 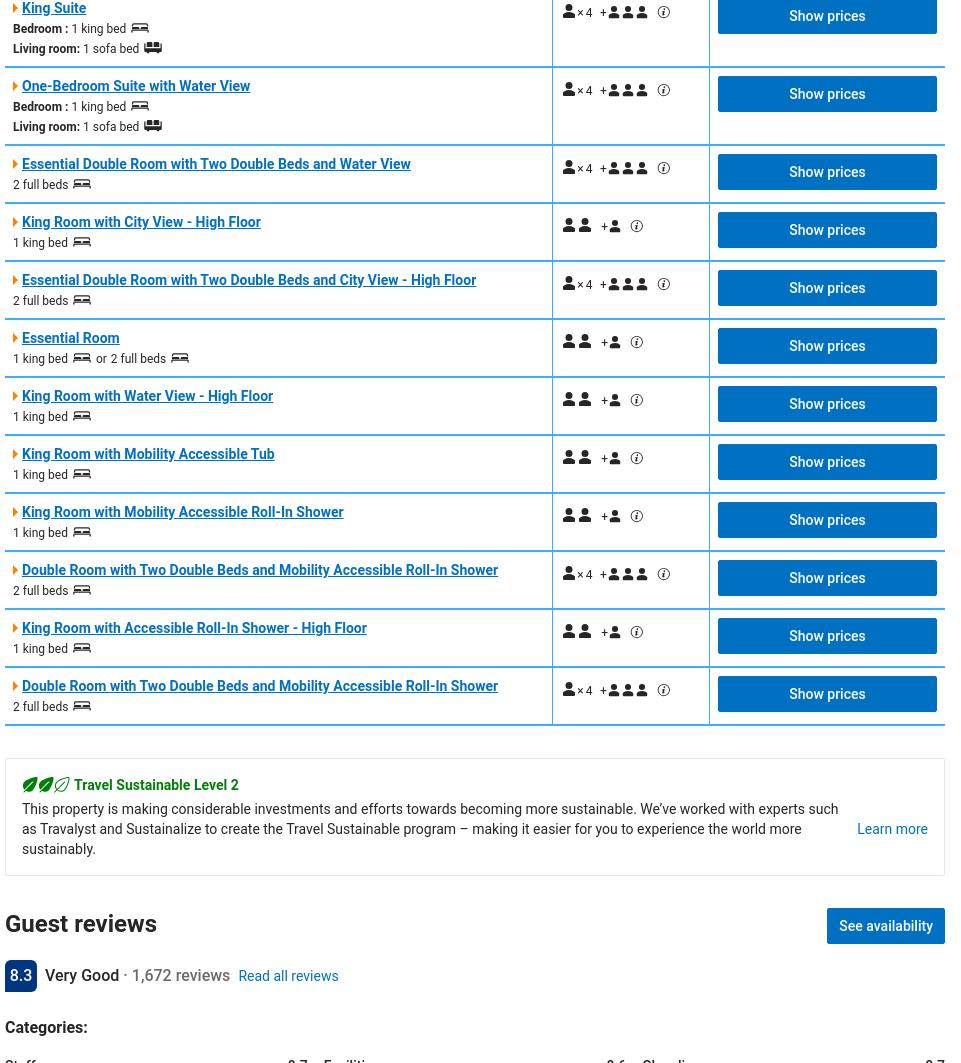 What do you see at coordinates (21, 826) in the screenshot?
I see `'This property is making considerable investments and efforts towards becoming more sustainable. We’ve worked with experts such as Travalyst and Sustainalize to create the Travel Sustainable program – making it easier for you to experience the world more sustainably.'` at bounding box center [21, 826].